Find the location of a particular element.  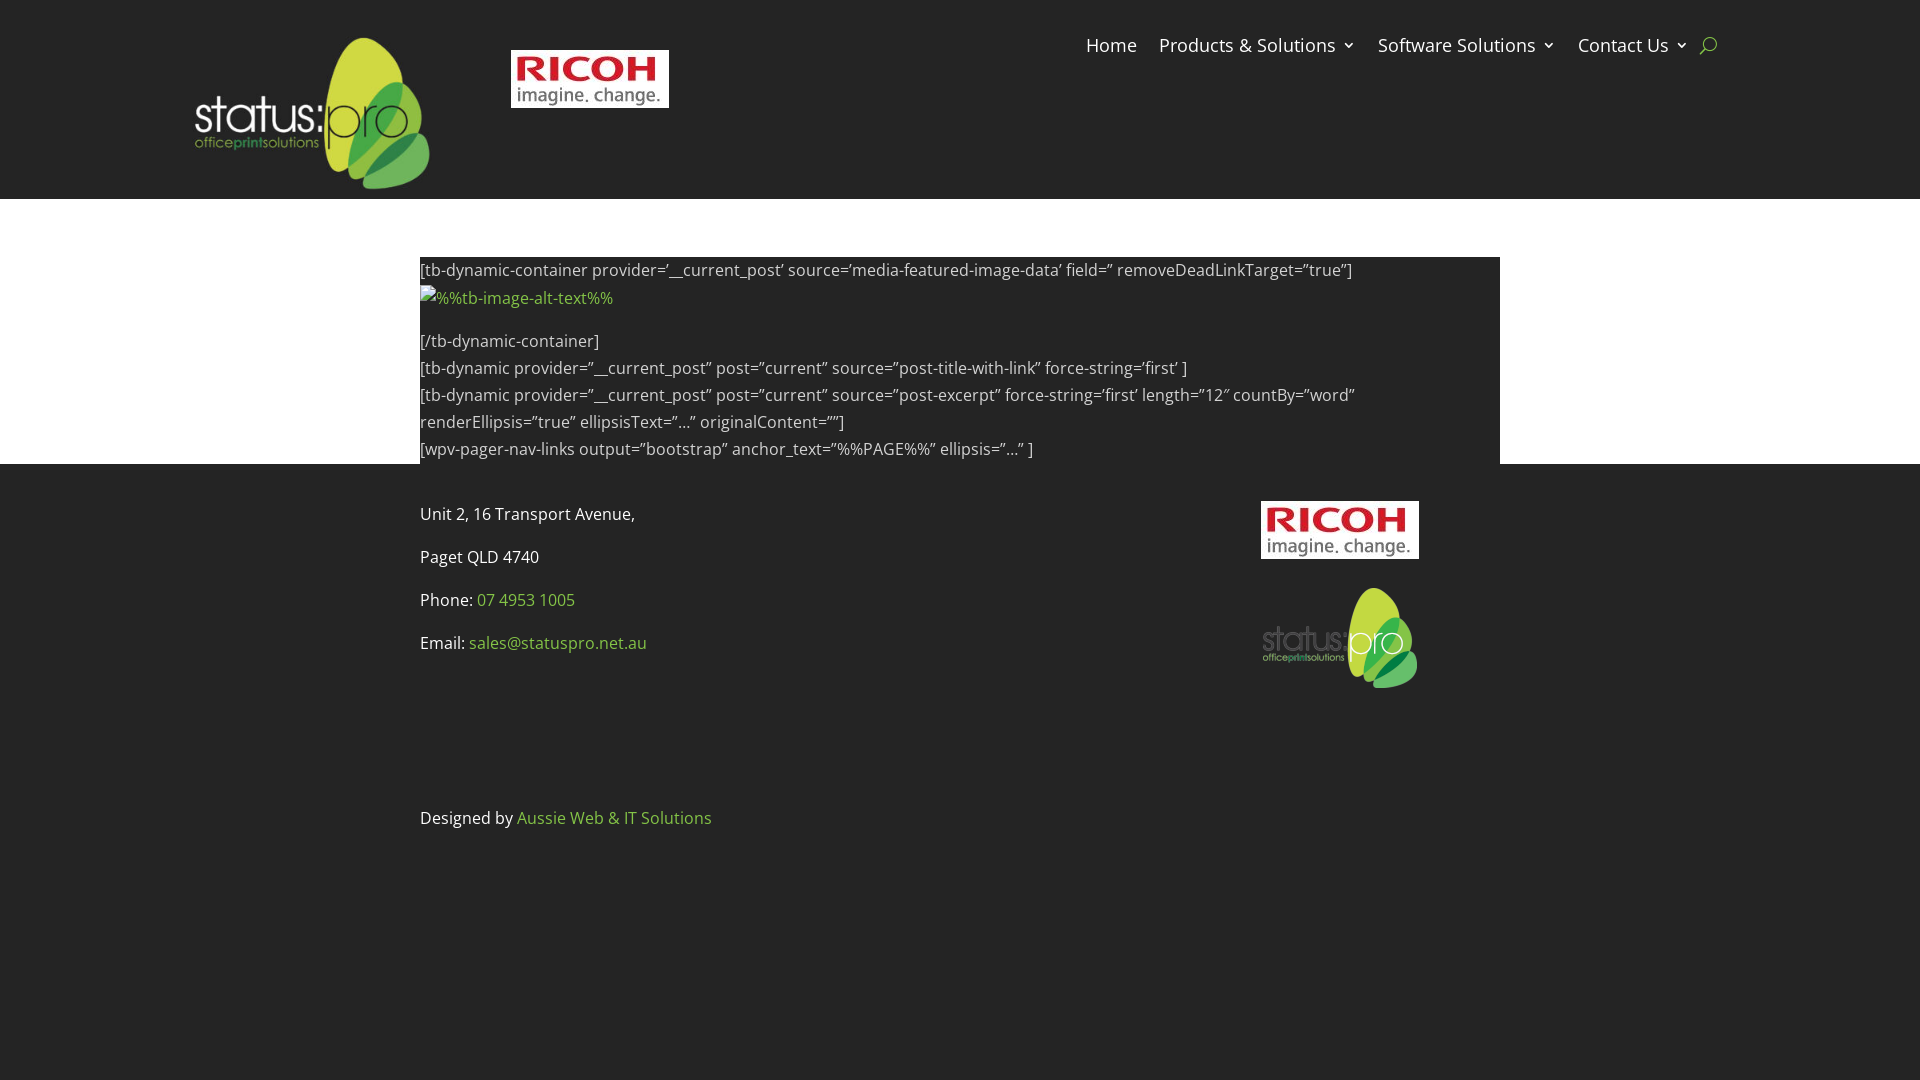

'Products & Solutions' is located at coordinates (1256, 48).